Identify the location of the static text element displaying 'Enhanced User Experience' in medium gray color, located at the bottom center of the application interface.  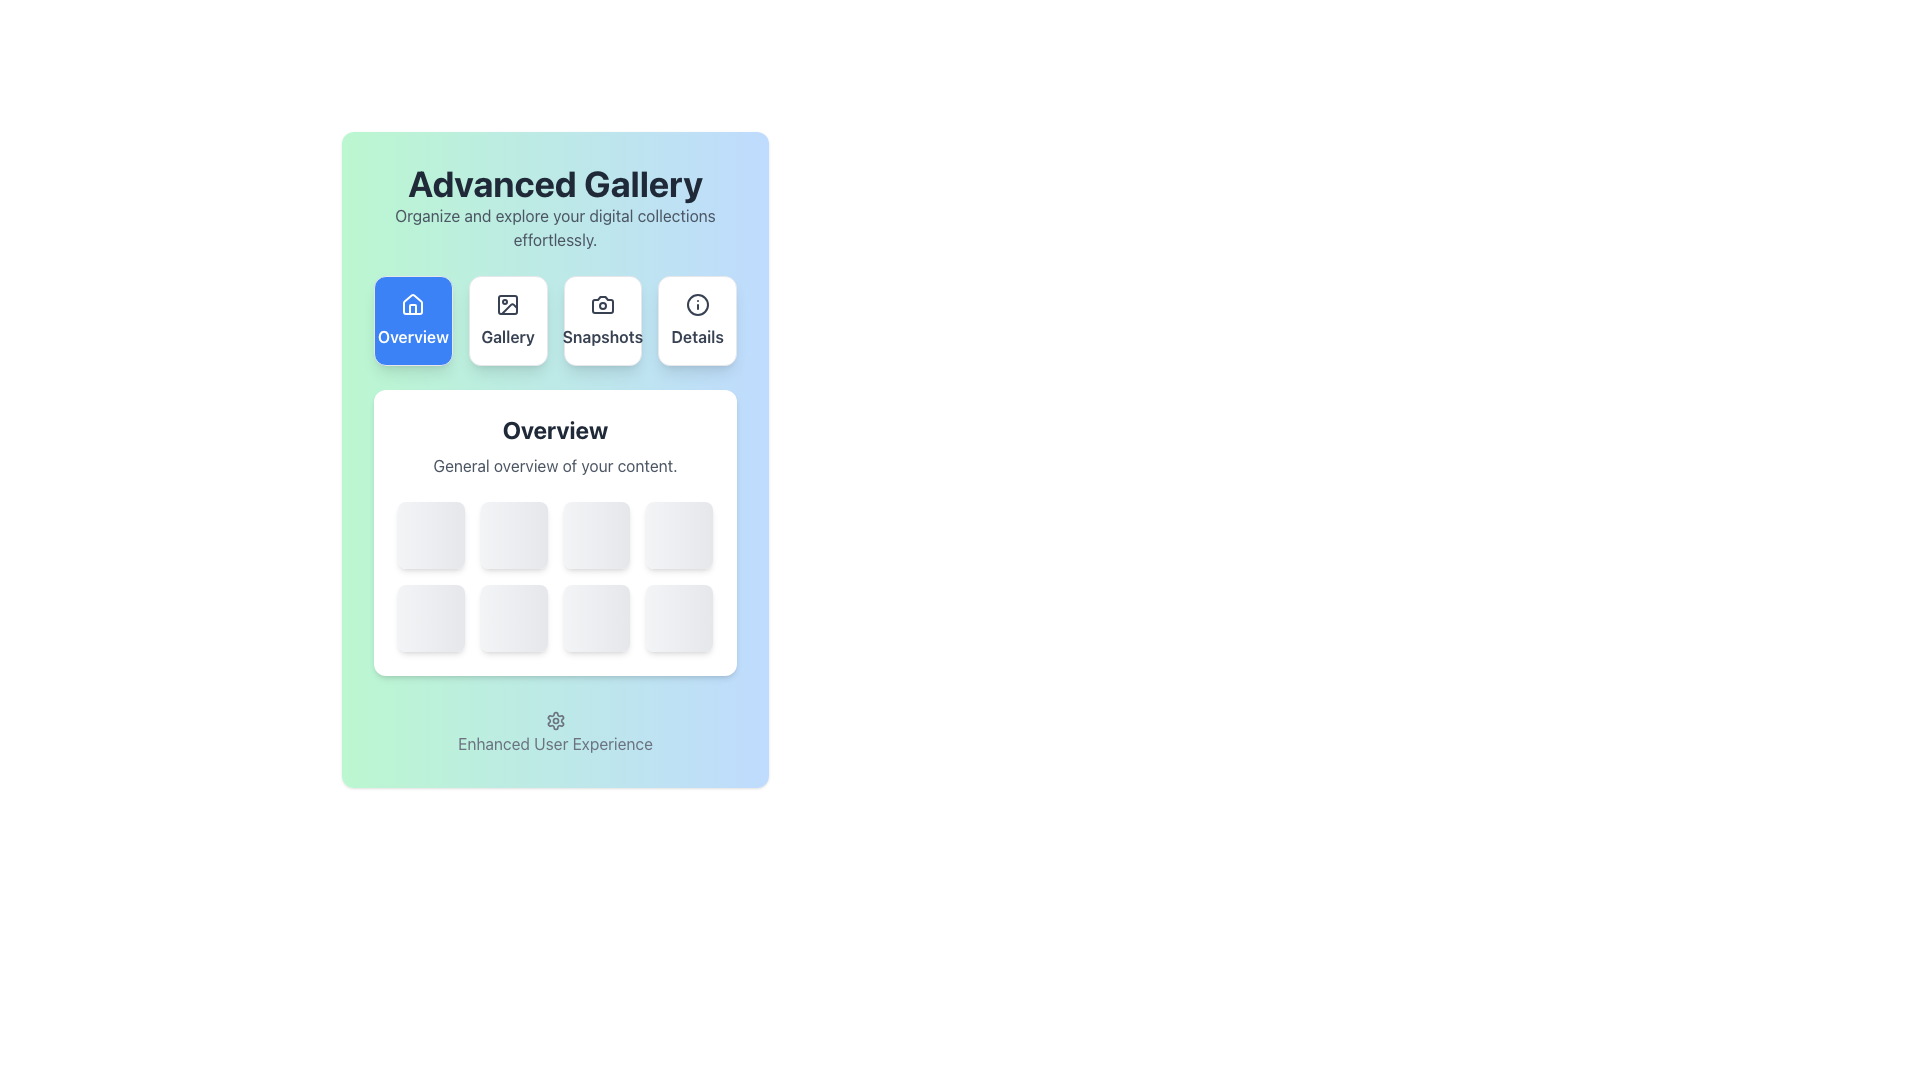
(555, 743).